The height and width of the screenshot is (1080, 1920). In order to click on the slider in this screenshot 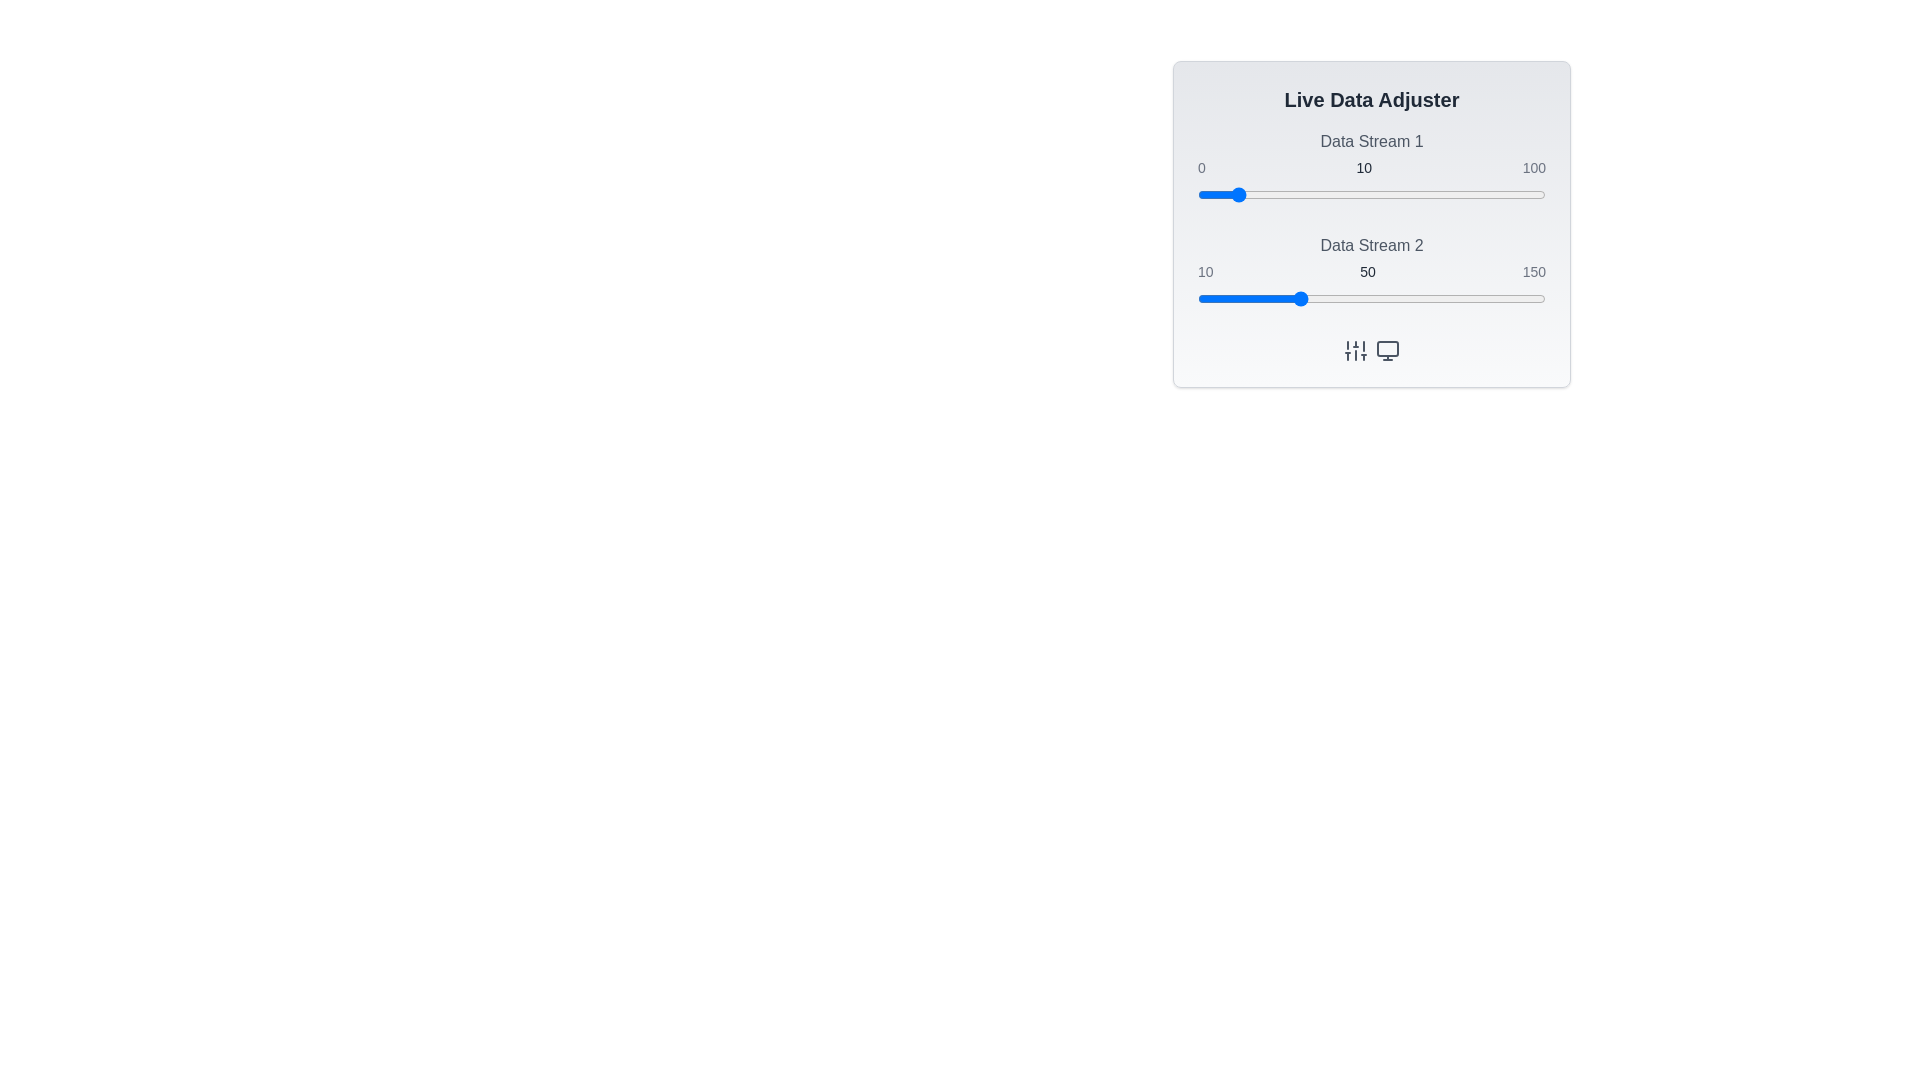, I will do `click(1249, 195)`.